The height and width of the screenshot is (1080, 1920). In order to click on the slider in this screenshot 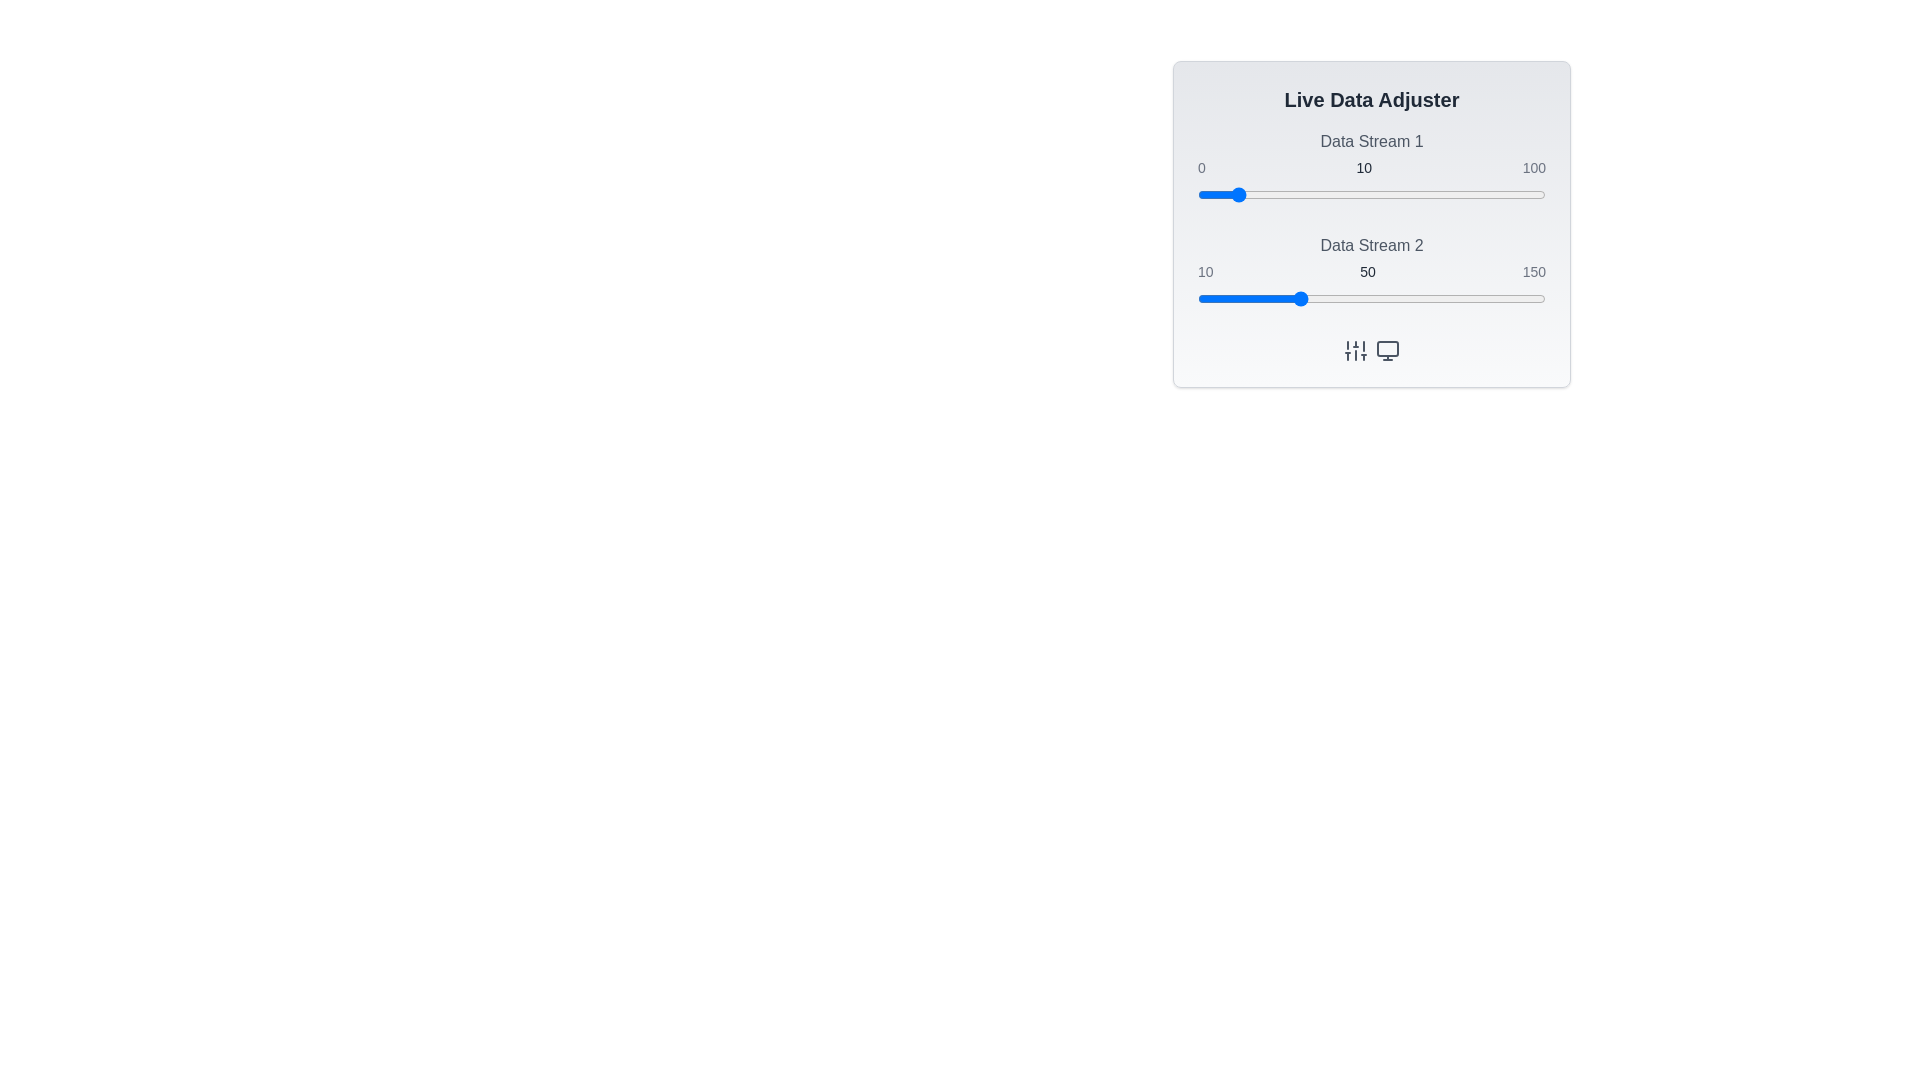, I will do `click(1249, 195)`.